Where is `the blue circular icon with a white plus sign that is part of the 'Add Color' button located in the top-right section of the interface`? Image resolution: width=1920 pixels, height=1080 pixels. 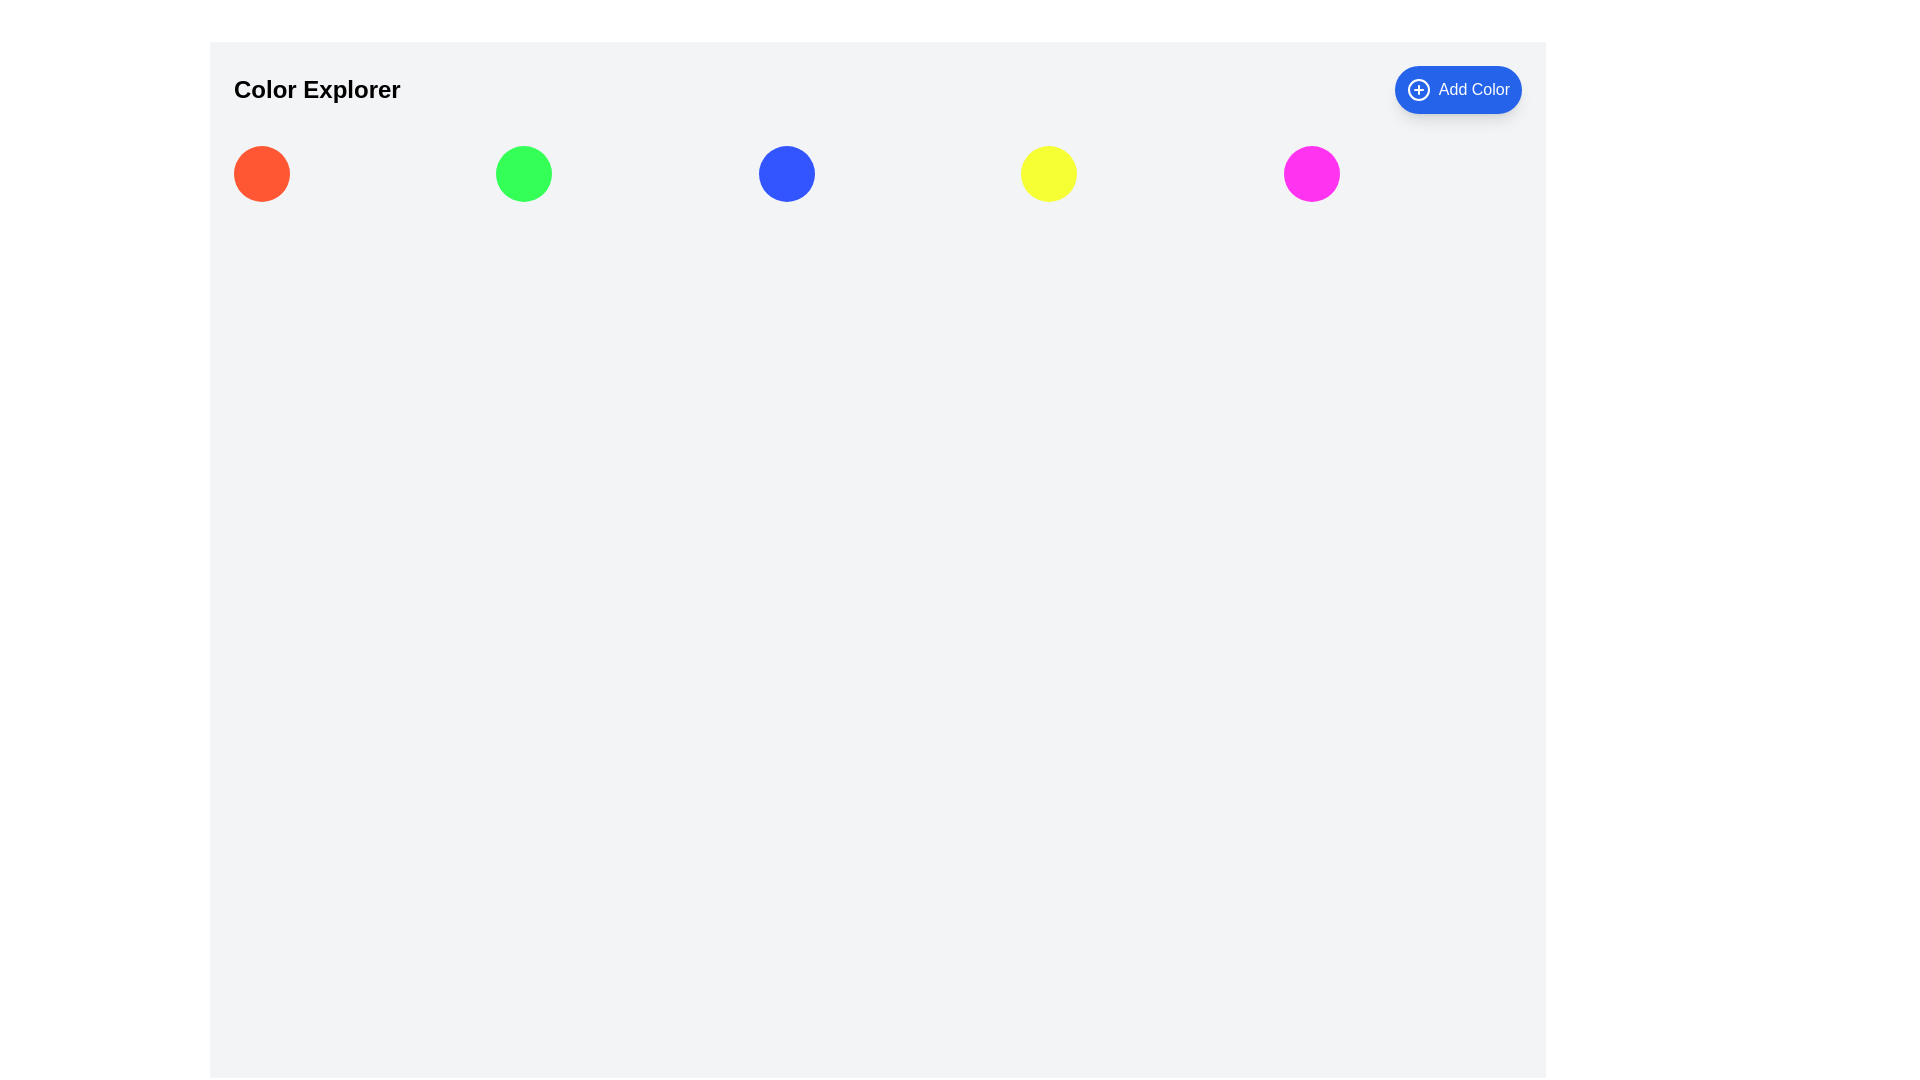 the blue circular icon with a white plus sign that is part of the 'Add Color' button located in the top-right section of the interface is located at coordinates (1417, 88).